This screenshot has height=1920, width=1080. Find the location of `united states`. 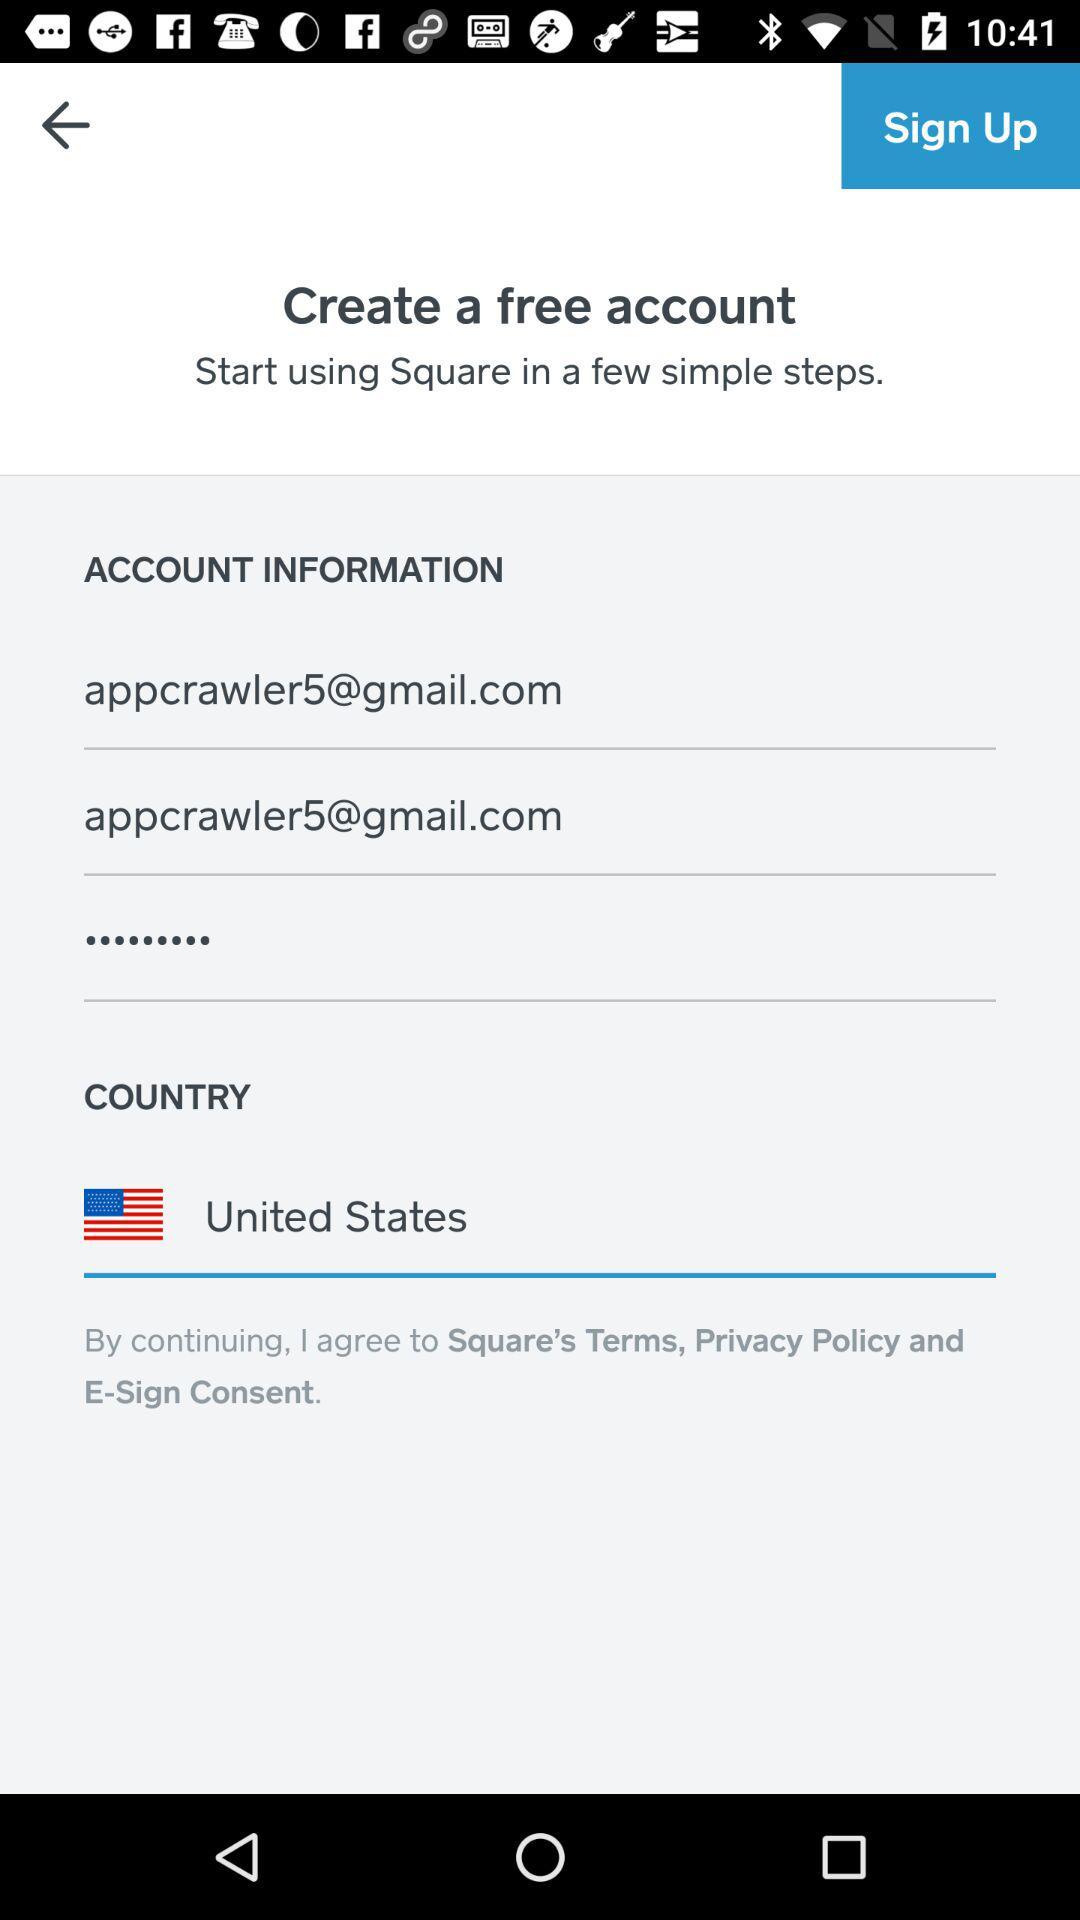

united states is located at coordinates (540, 1213).